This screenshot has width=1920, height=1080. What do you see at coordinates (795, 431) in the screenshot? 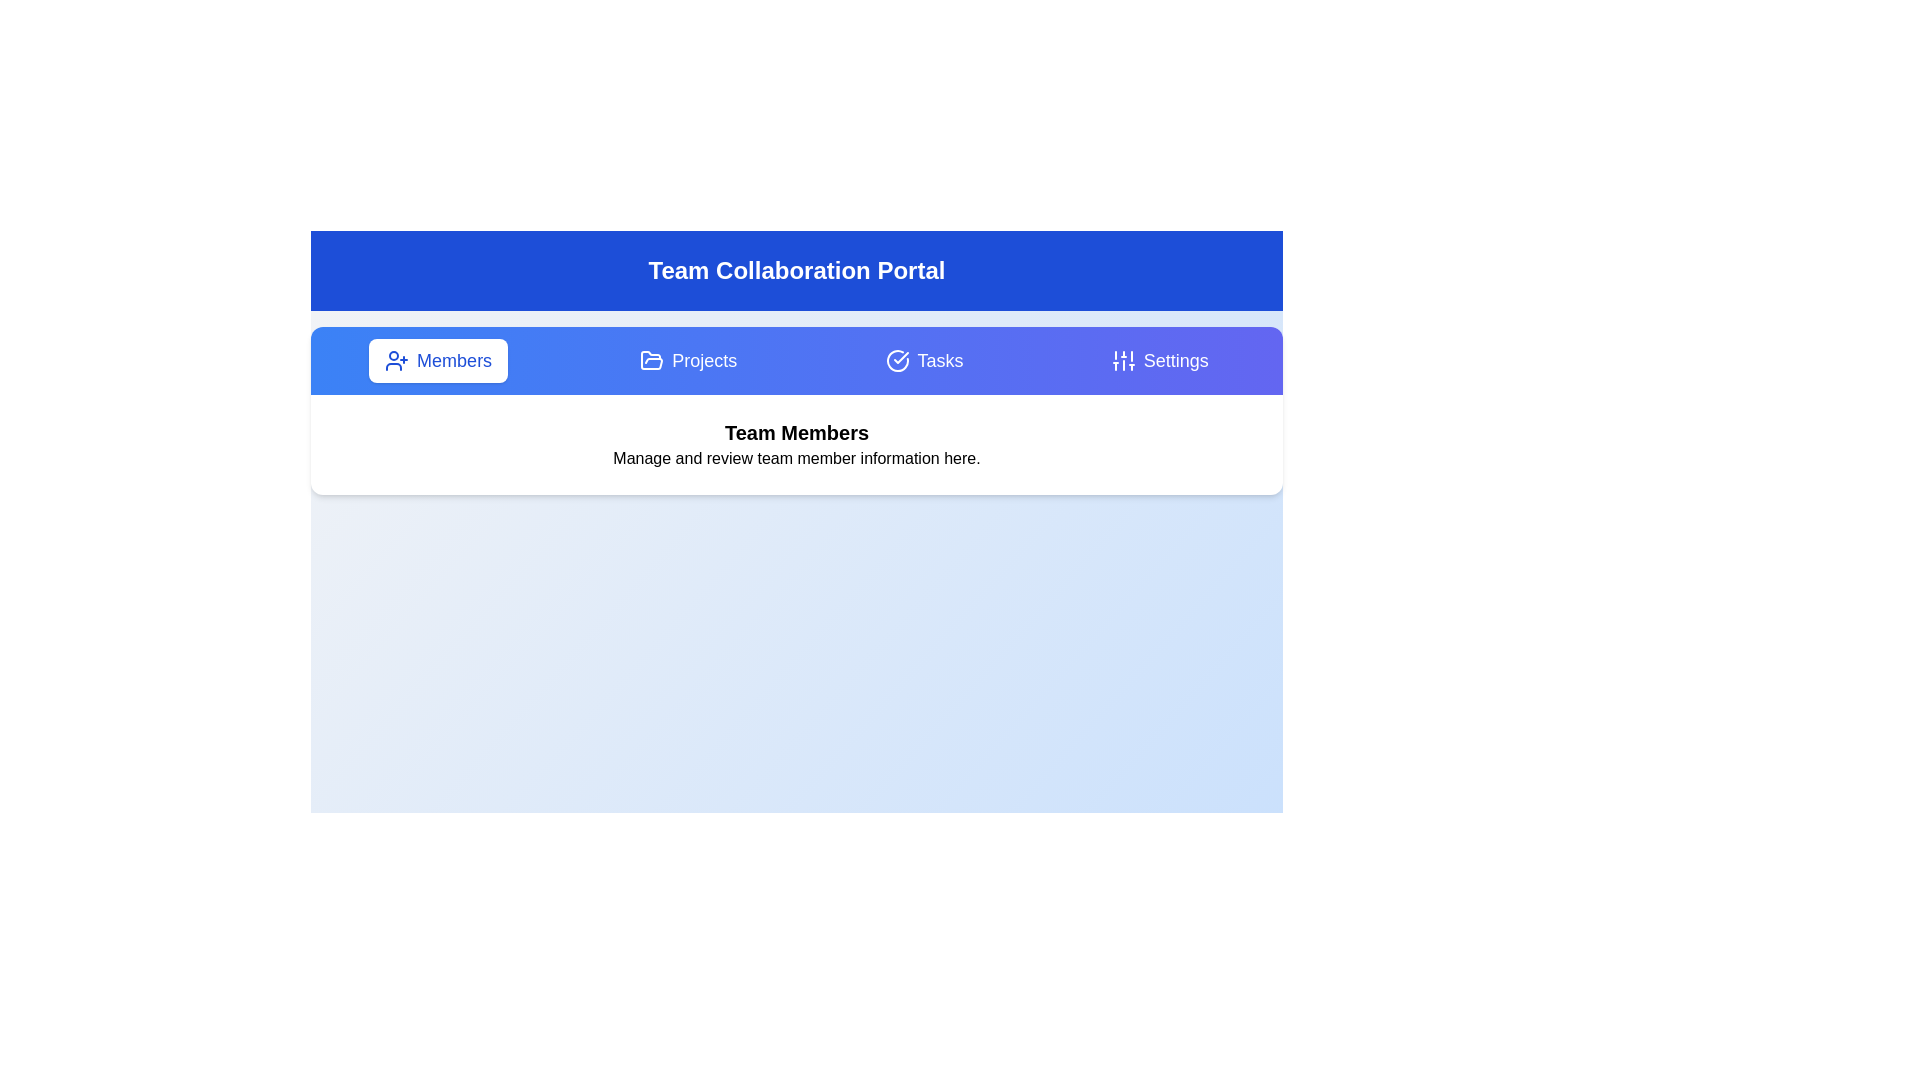
I see `the heading text 'Team Members' which is a bold, large-size font styled in black color, located centrally above the explanatory text block` at bounding box center [795, 431].